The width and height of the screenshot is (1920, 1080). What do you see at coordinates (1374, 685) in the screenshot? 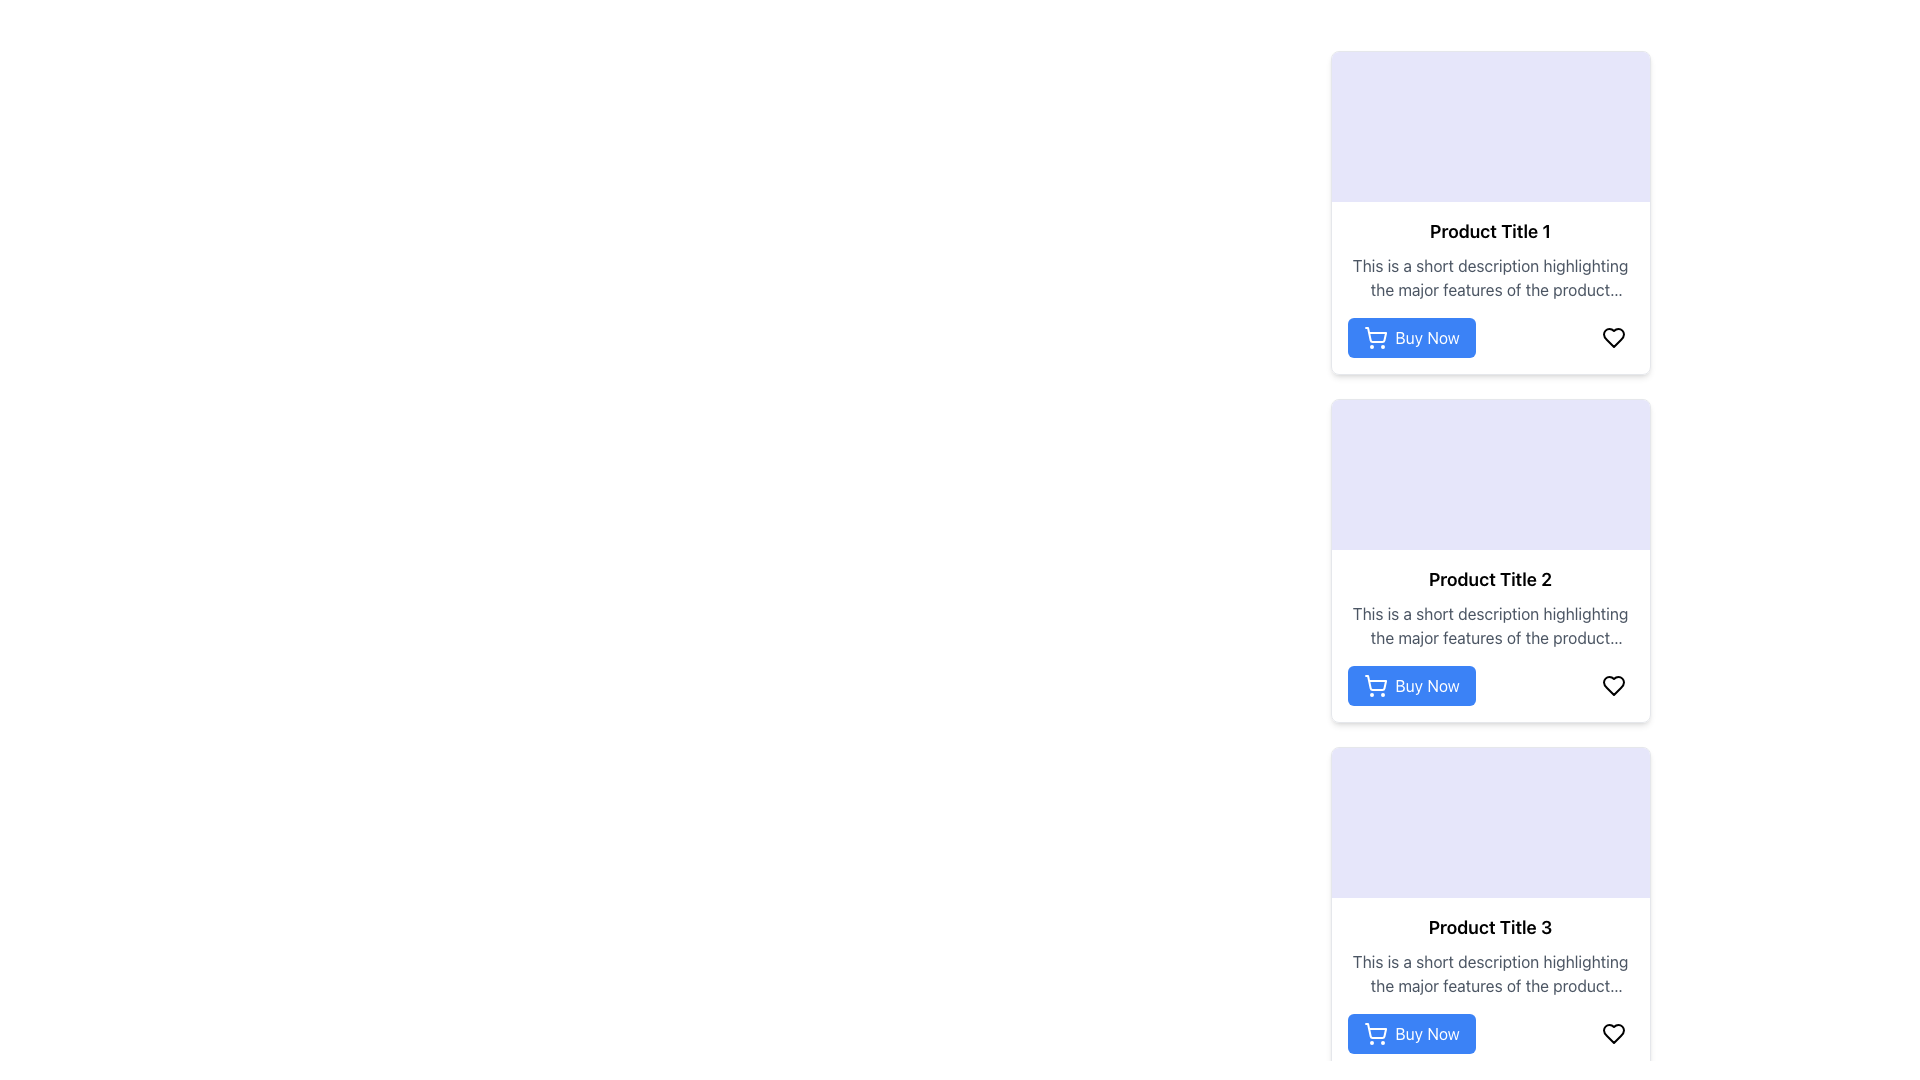
I see `the shopping cart icon embedded within the 'Buy Now' button, which is located at the bottom of the product card labeled 'Product Title 2'` at bounding box center [1374, 685].